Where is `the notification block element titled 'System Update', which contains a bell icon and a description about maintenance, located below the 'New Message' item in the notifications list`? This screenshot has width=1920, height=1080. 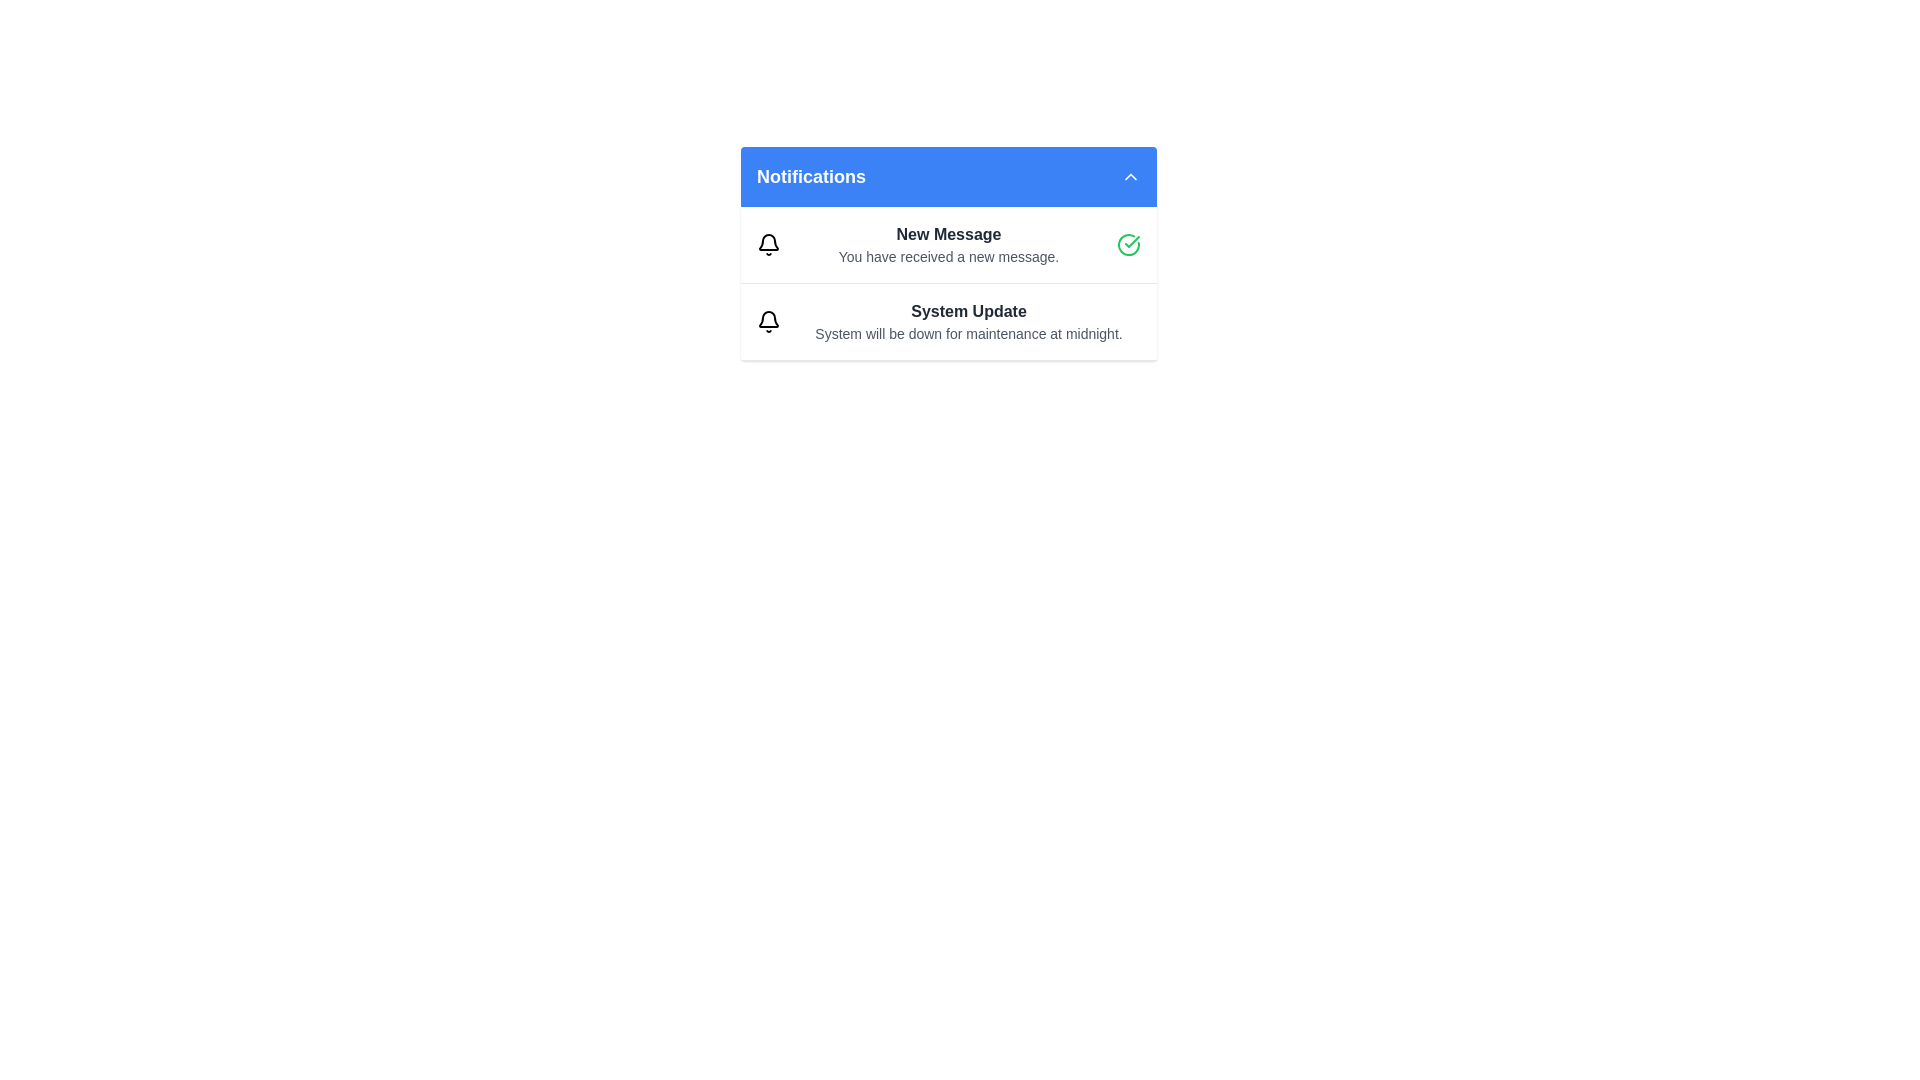 the notification block element titled 'System Update', which contains a bell icon and a description about maintenance, located below the 'New Message' item in the notifications list is located at coordinates (948, 321).